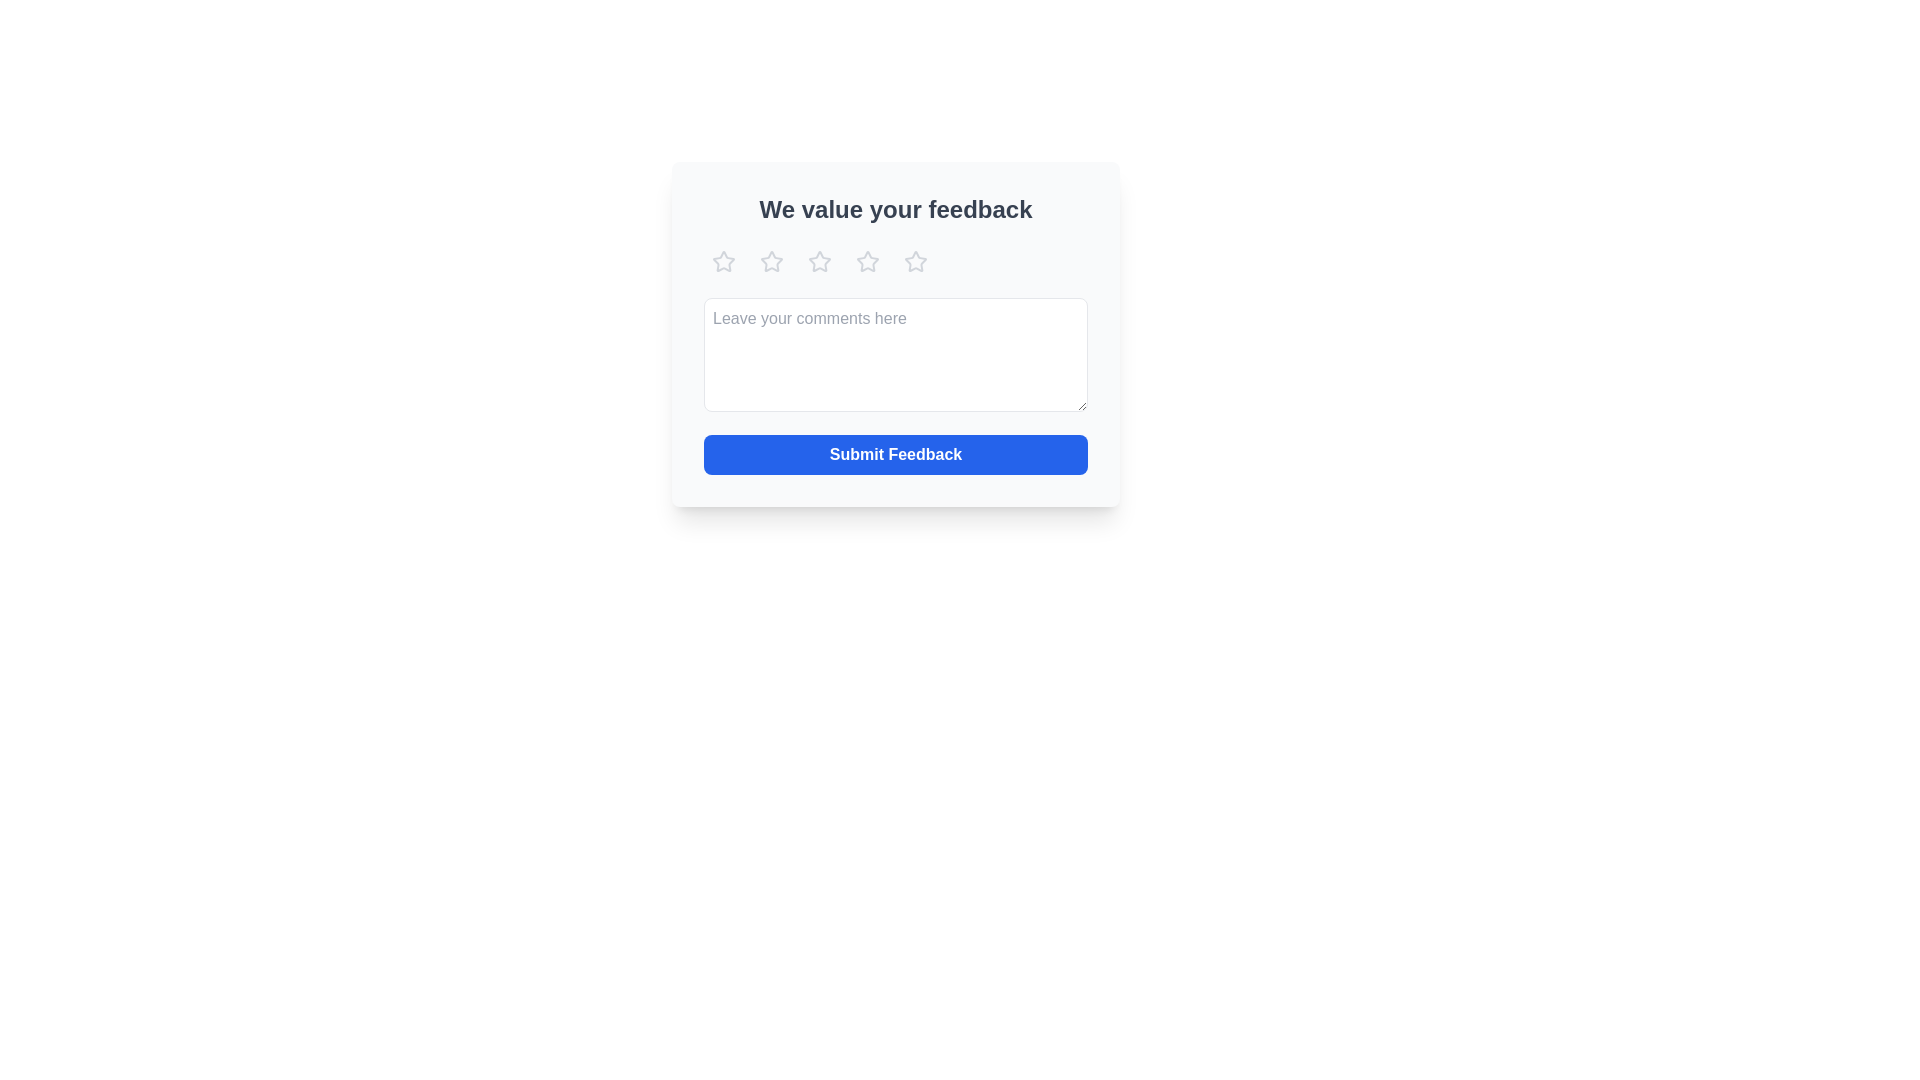 This screenshot has height=1080, width=1920. Describe the element at coordinates (723, 261) in the screenshot. I see `the first star icon in the feedback rating system to provide a selection preview` at that location.